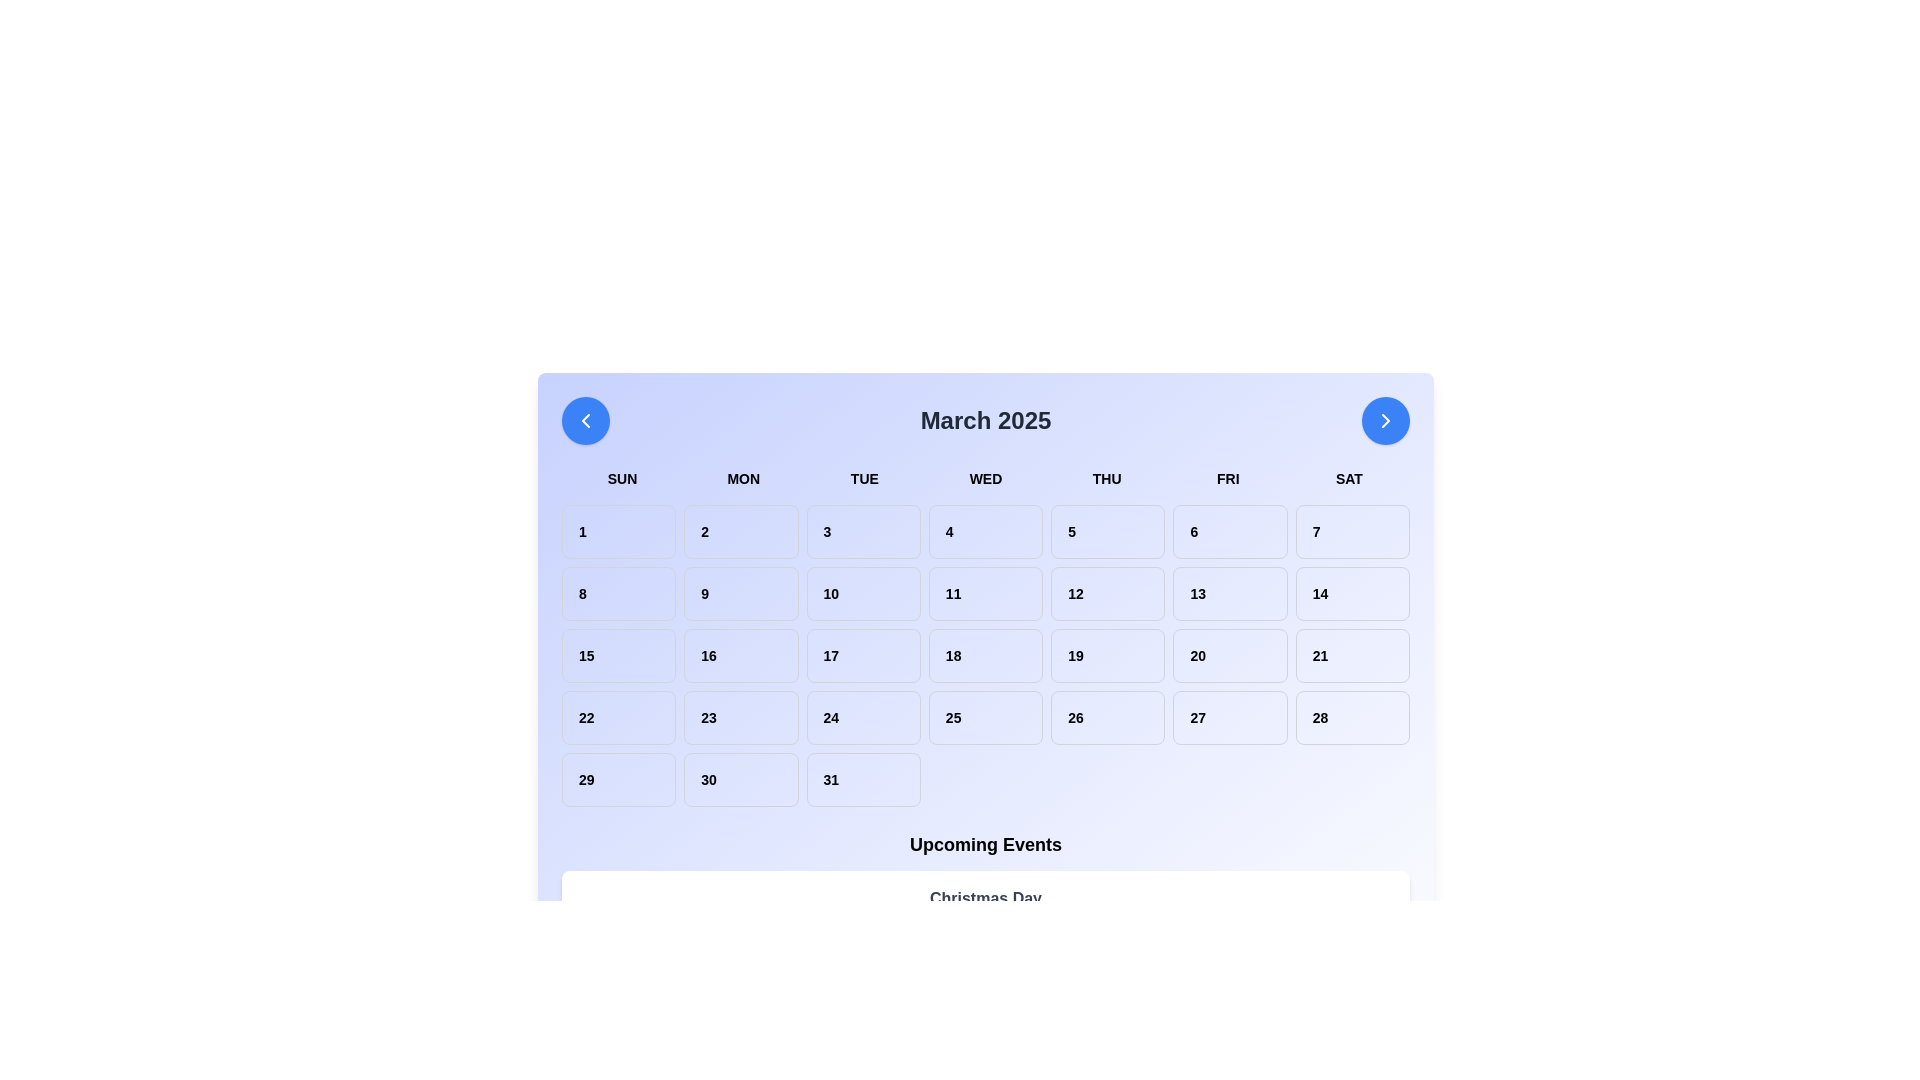  I want to click on the circular blue button with a right-facing chevron icon located at the top-right corner of the interface, adjacent to the 'March 2025' header, so click(1385, 419).